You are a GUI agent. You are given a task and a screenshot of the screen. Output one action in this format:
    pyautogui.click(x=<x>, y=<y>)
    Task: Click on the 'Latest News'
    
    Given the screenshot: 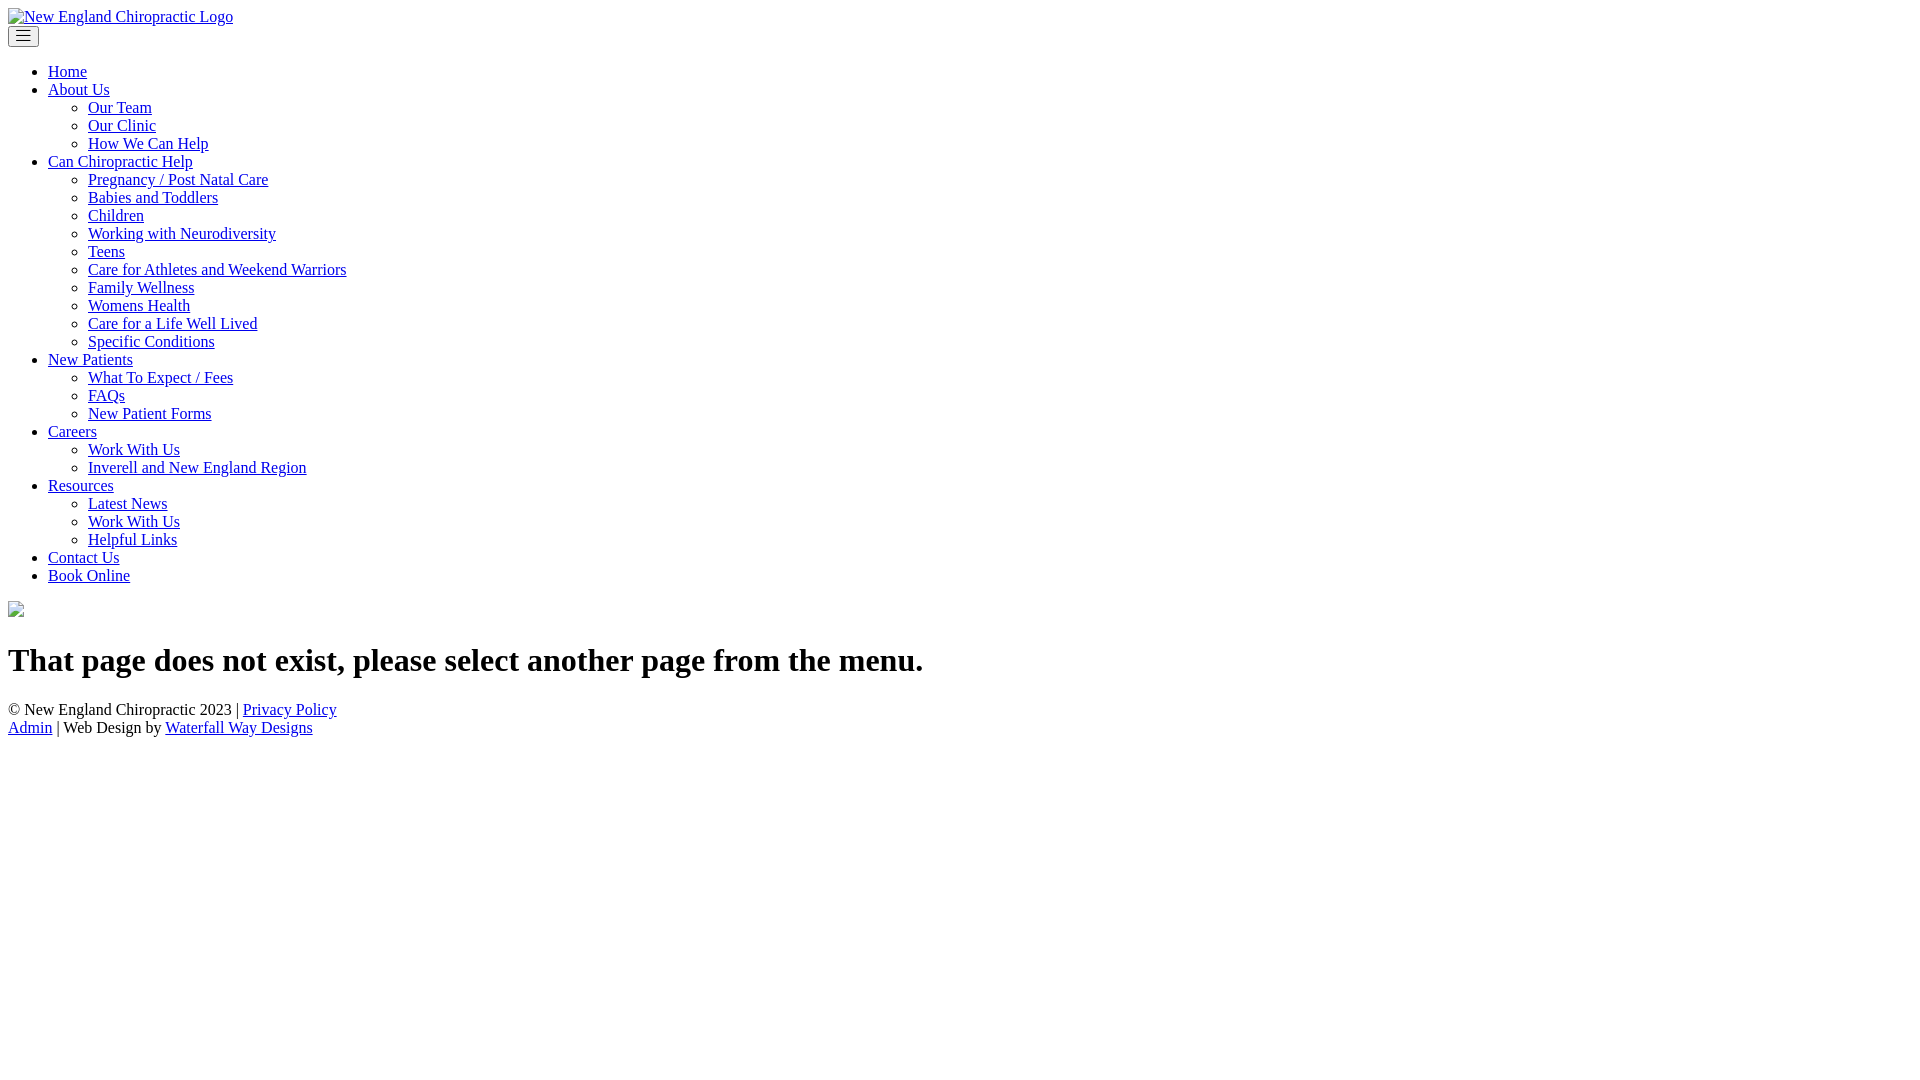 What is the action you would take?
    pyautogui.click(x=86, y=502)
    